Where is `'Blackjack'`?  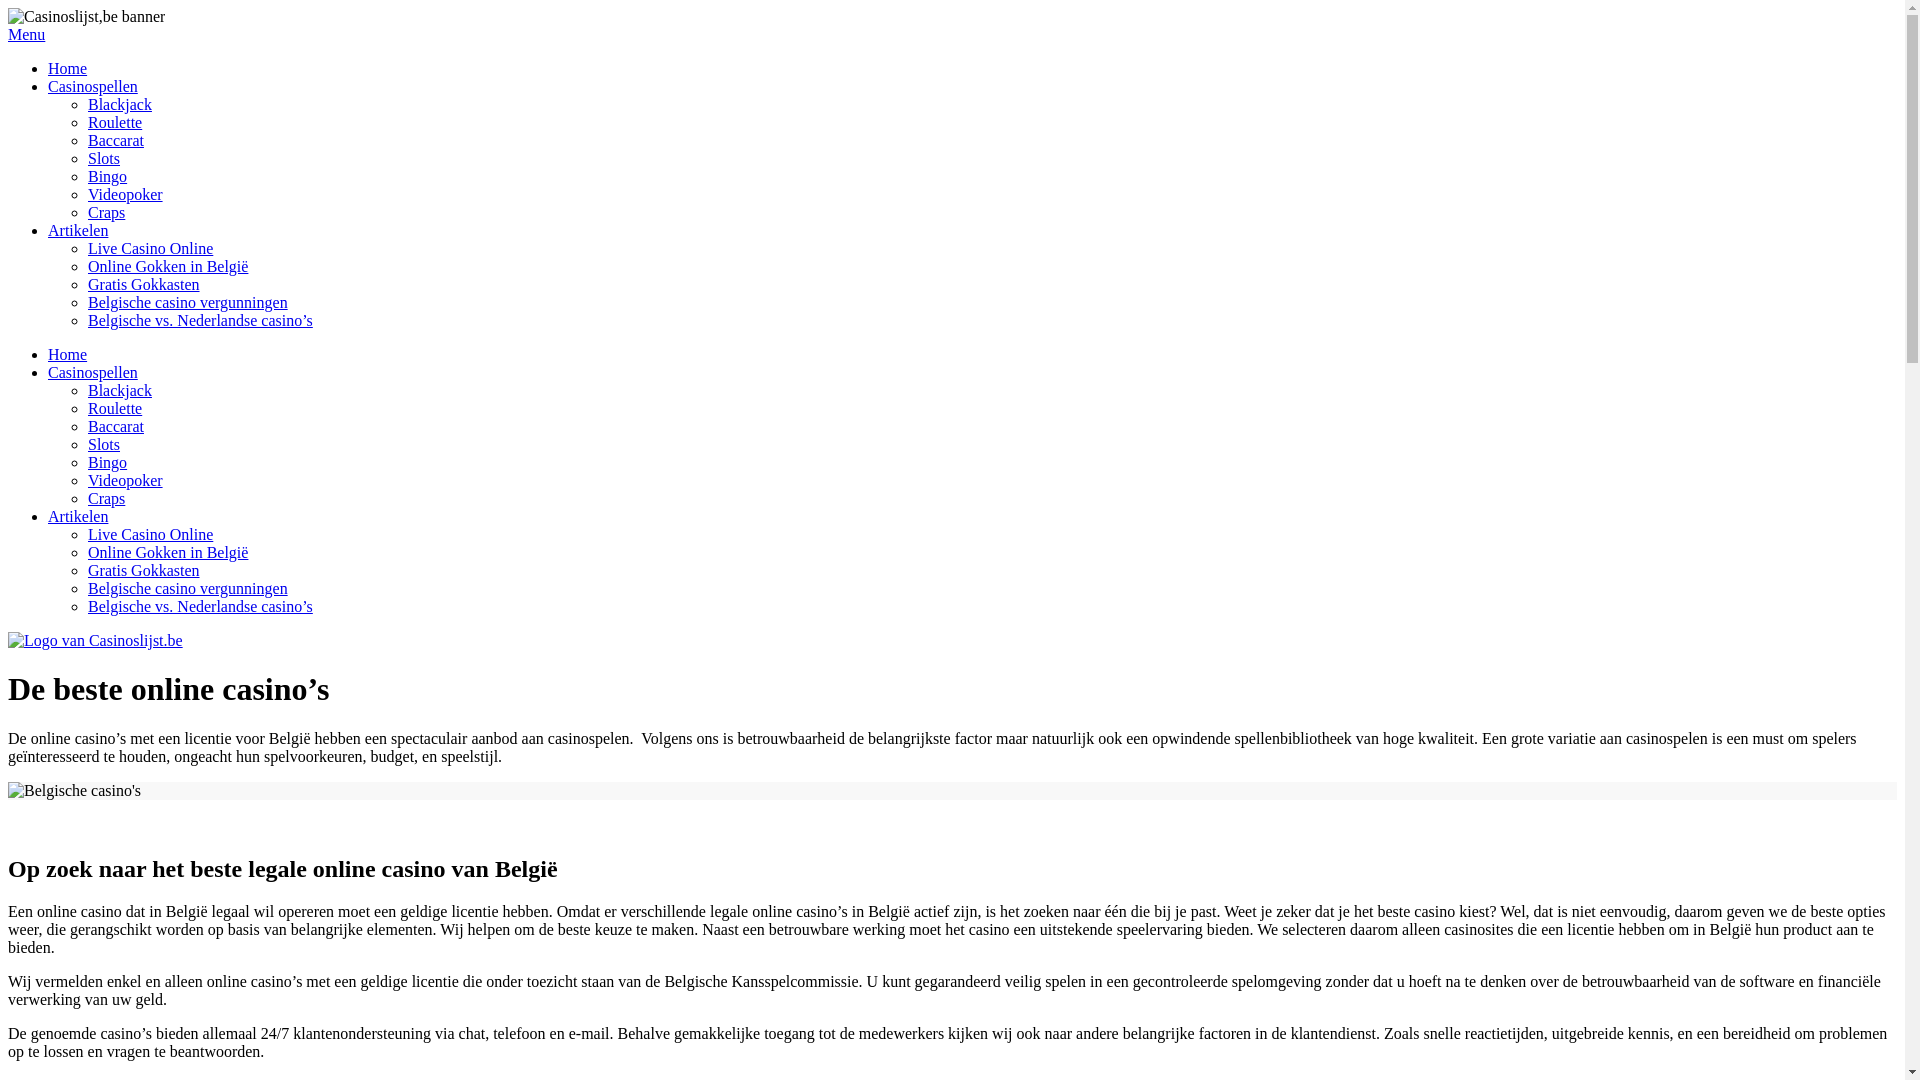
'Blackjack' is located at coordinates (119, 390).